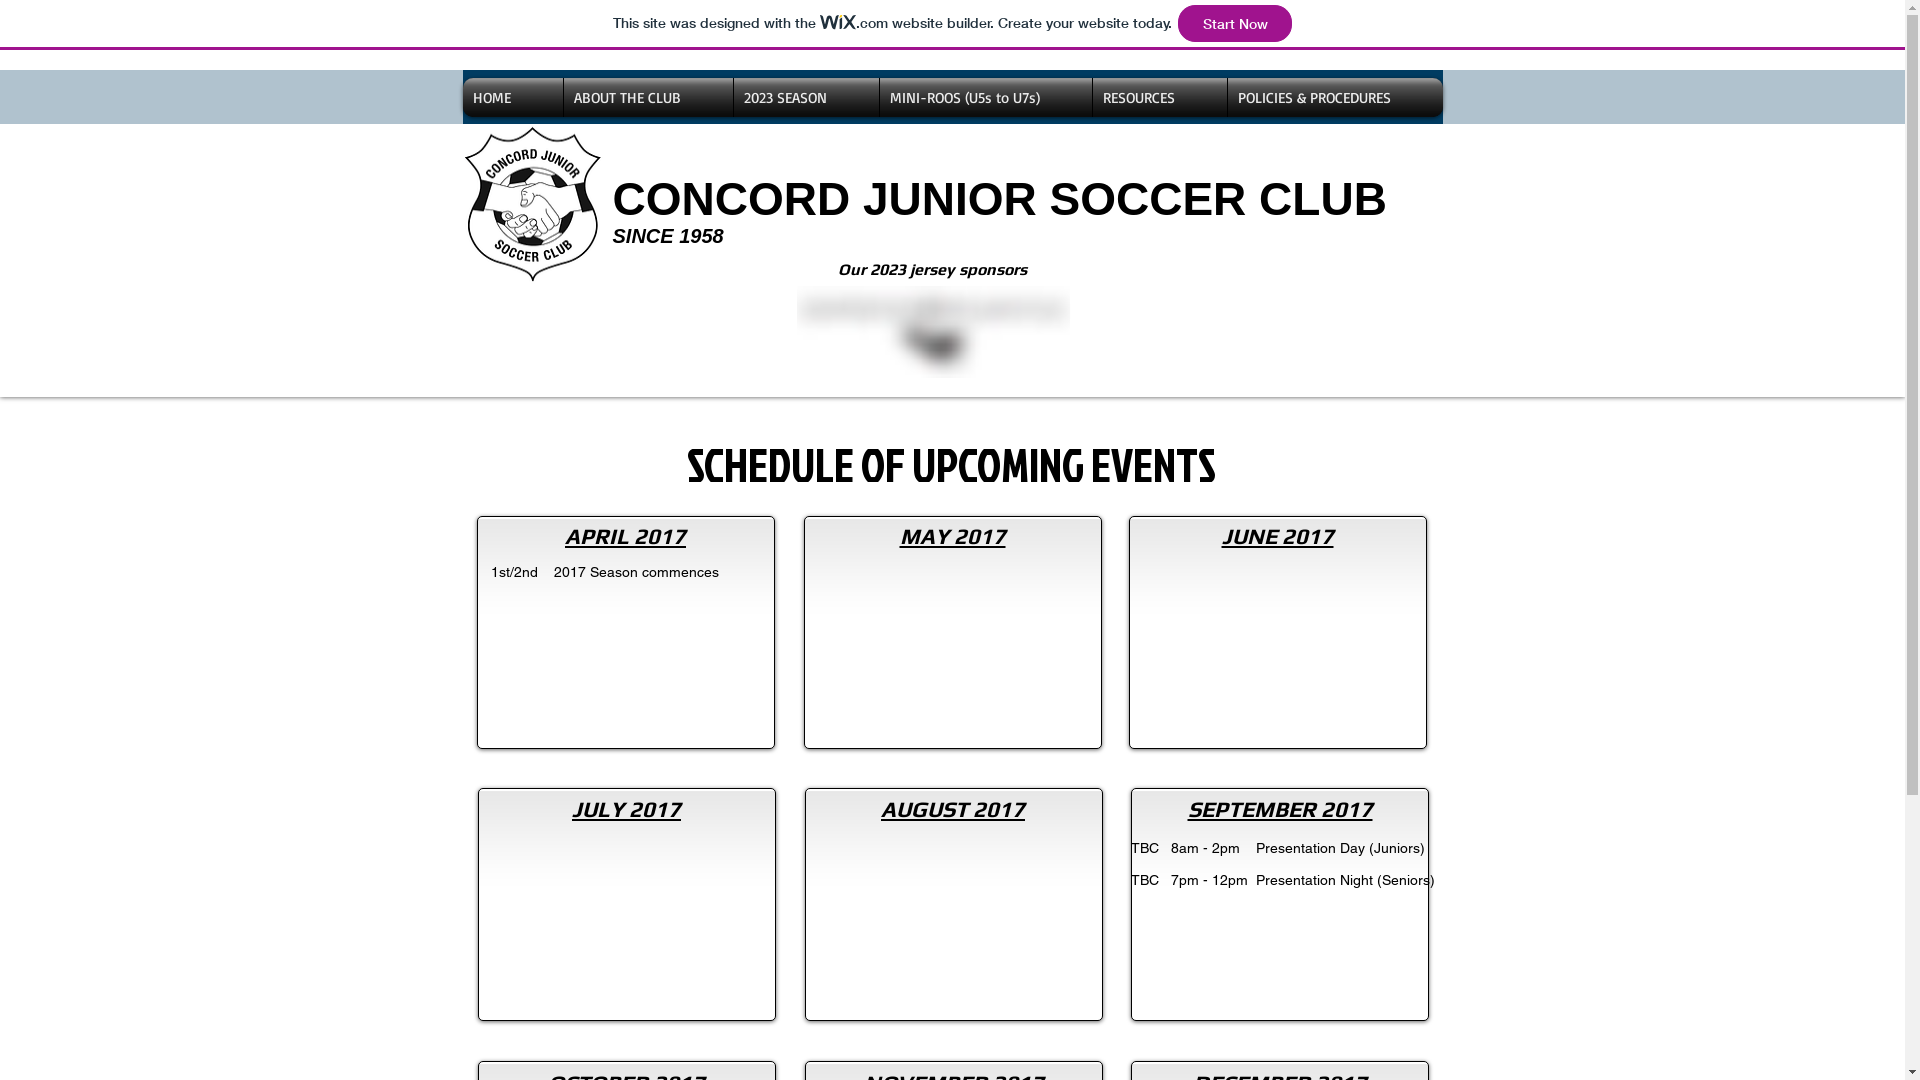 The width and height of the screenshot is (1920, 1080). I want to click on 'HOME', so click(512, 97).